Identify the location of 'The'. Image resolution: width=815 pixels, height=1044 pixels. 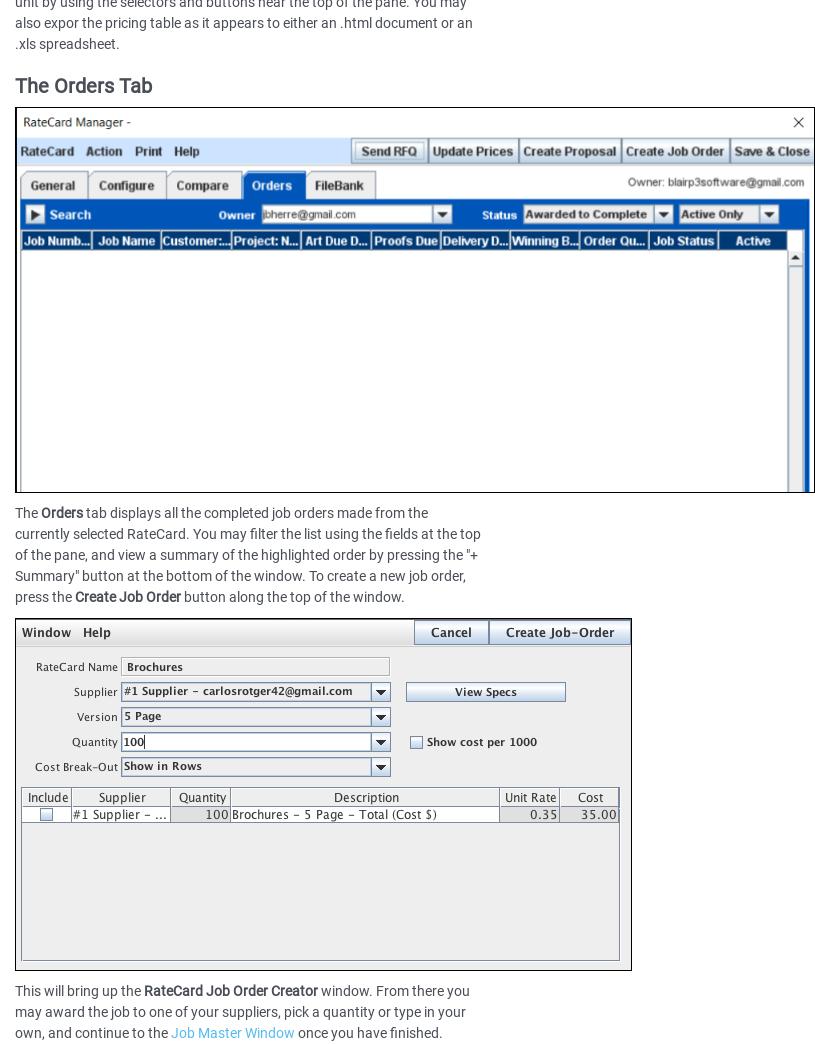
(13, 513).